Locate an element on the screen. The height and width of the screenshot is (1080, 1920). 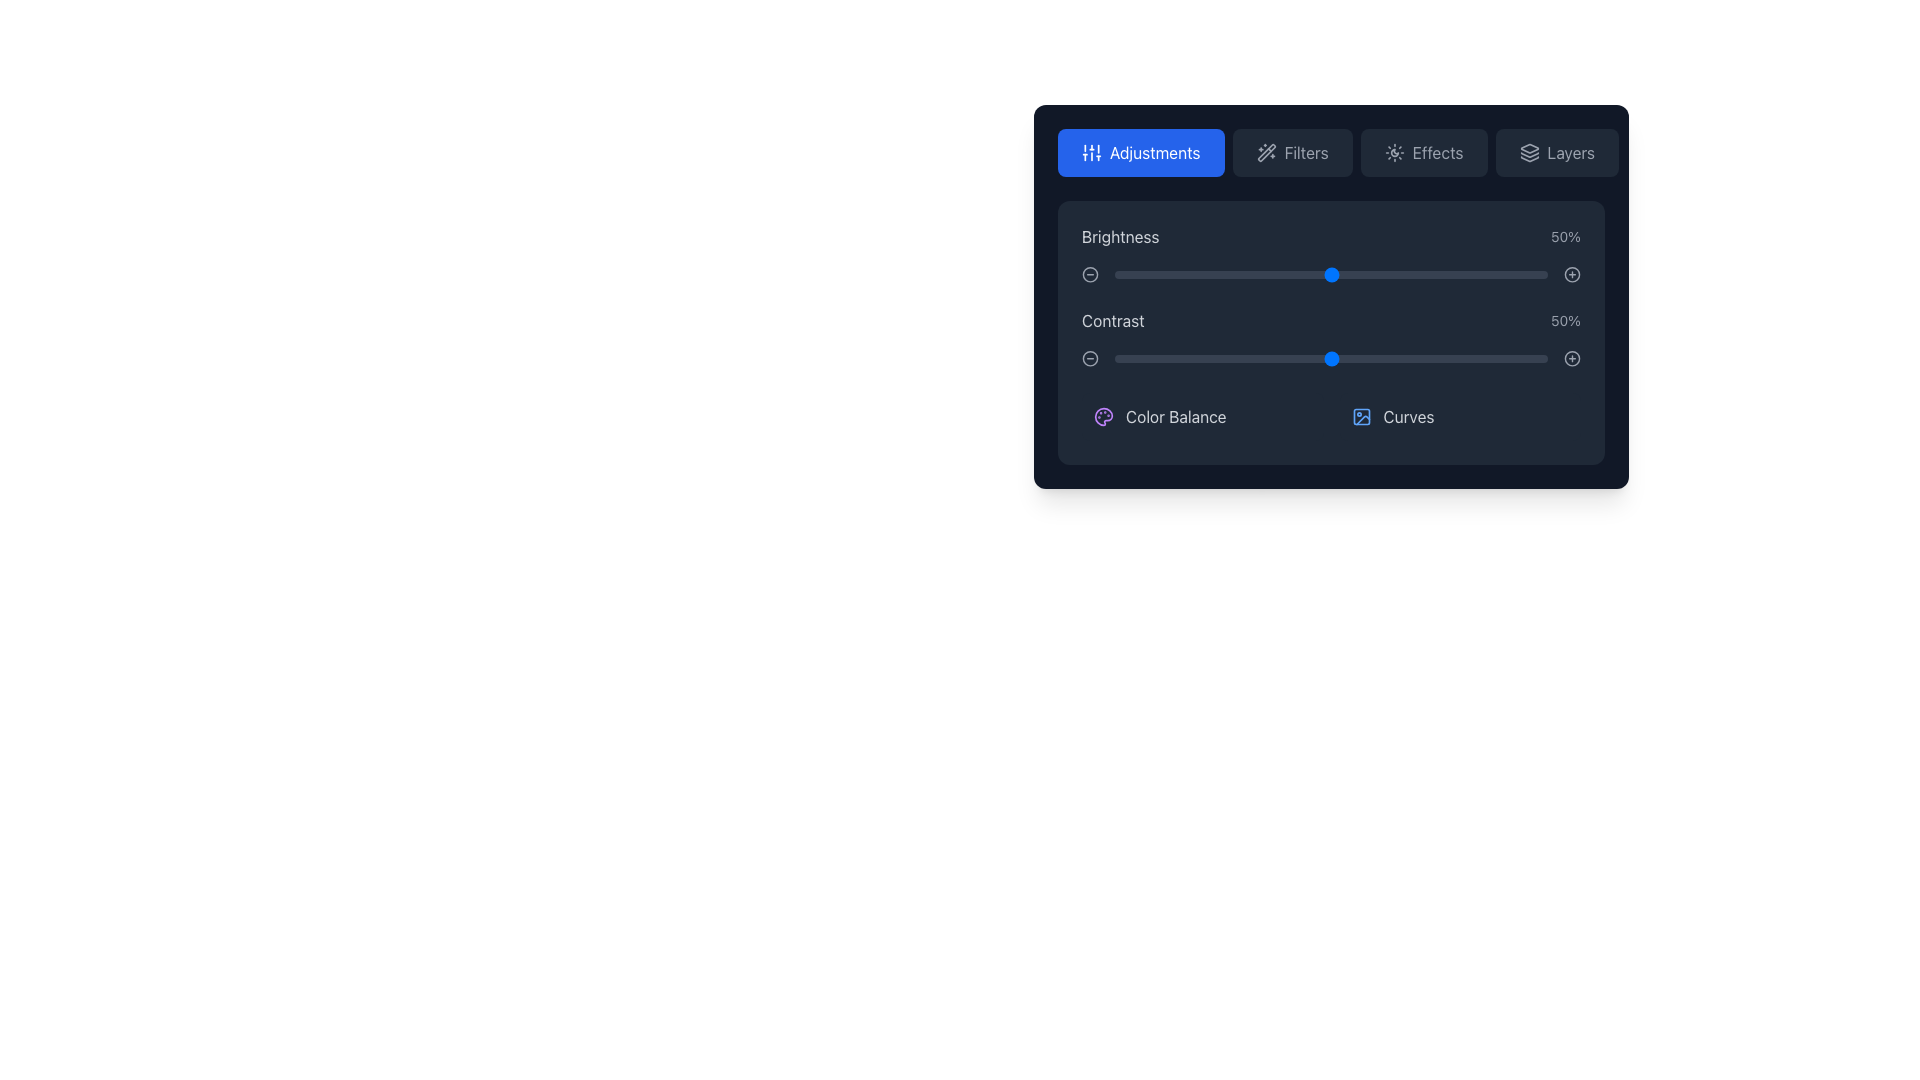
Brightness slider is located at coordinates (1188, 274).